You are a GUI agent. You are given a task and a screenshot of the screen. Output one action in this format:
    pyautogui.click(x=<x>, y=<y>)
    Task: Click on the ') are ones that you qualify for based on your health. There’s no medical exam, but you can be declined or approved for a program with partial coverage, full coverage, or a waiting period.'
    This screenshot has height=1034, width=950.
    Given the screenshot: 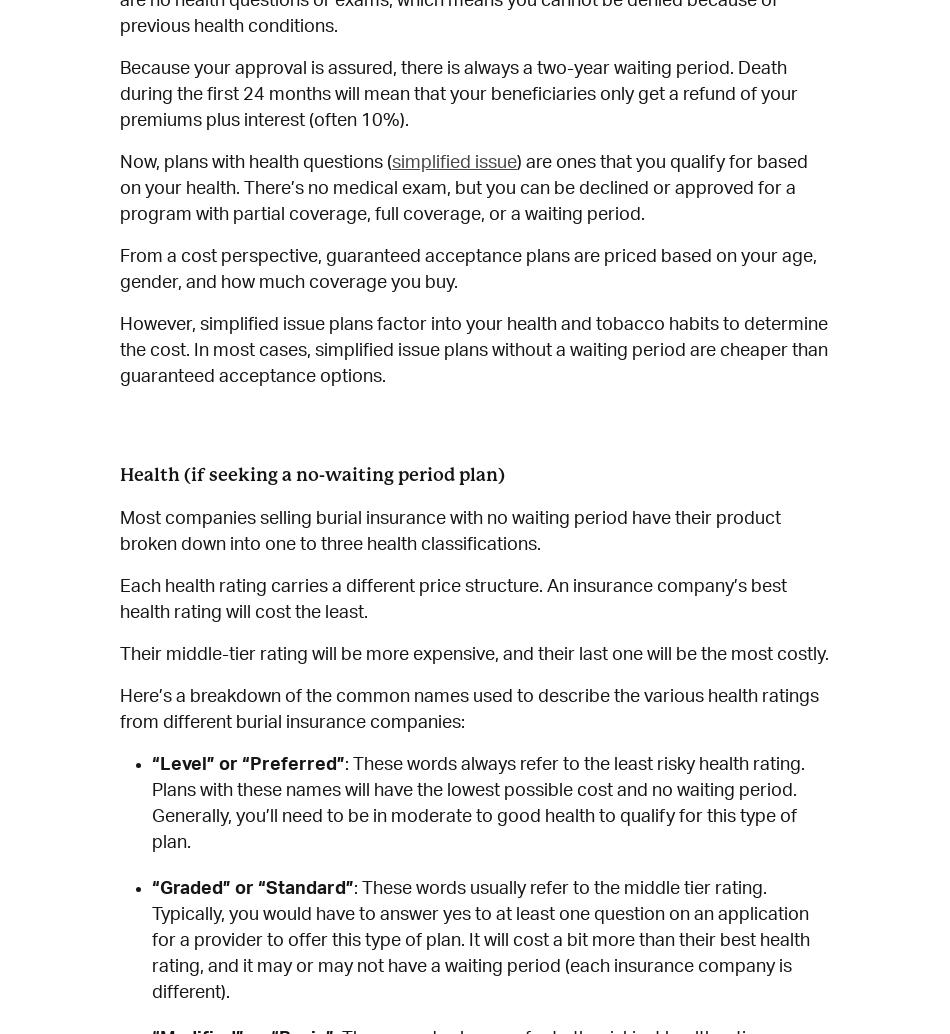 What is the action you would take?
    pyautogui.click(x=119, y=187)
    